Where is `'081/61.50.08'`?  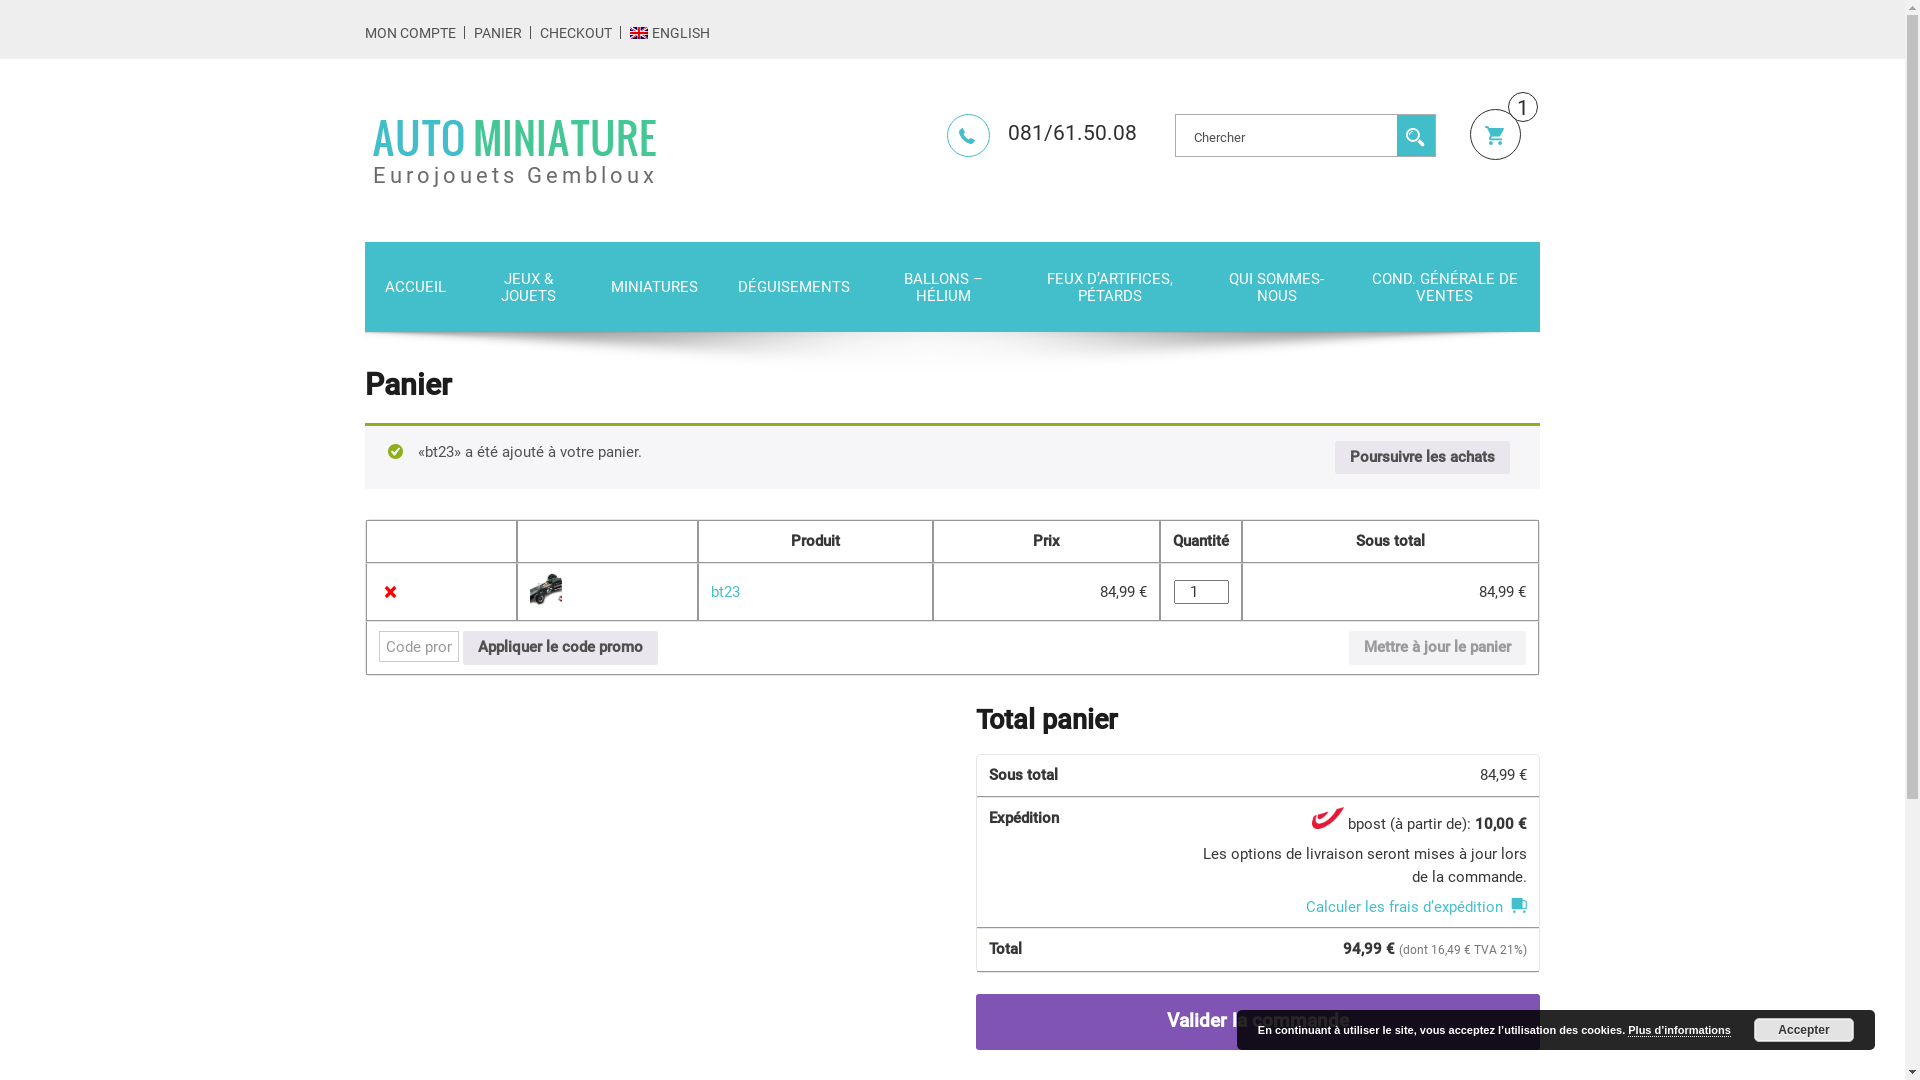
'081/61.50.08' is located at coordinates (1040, 132).